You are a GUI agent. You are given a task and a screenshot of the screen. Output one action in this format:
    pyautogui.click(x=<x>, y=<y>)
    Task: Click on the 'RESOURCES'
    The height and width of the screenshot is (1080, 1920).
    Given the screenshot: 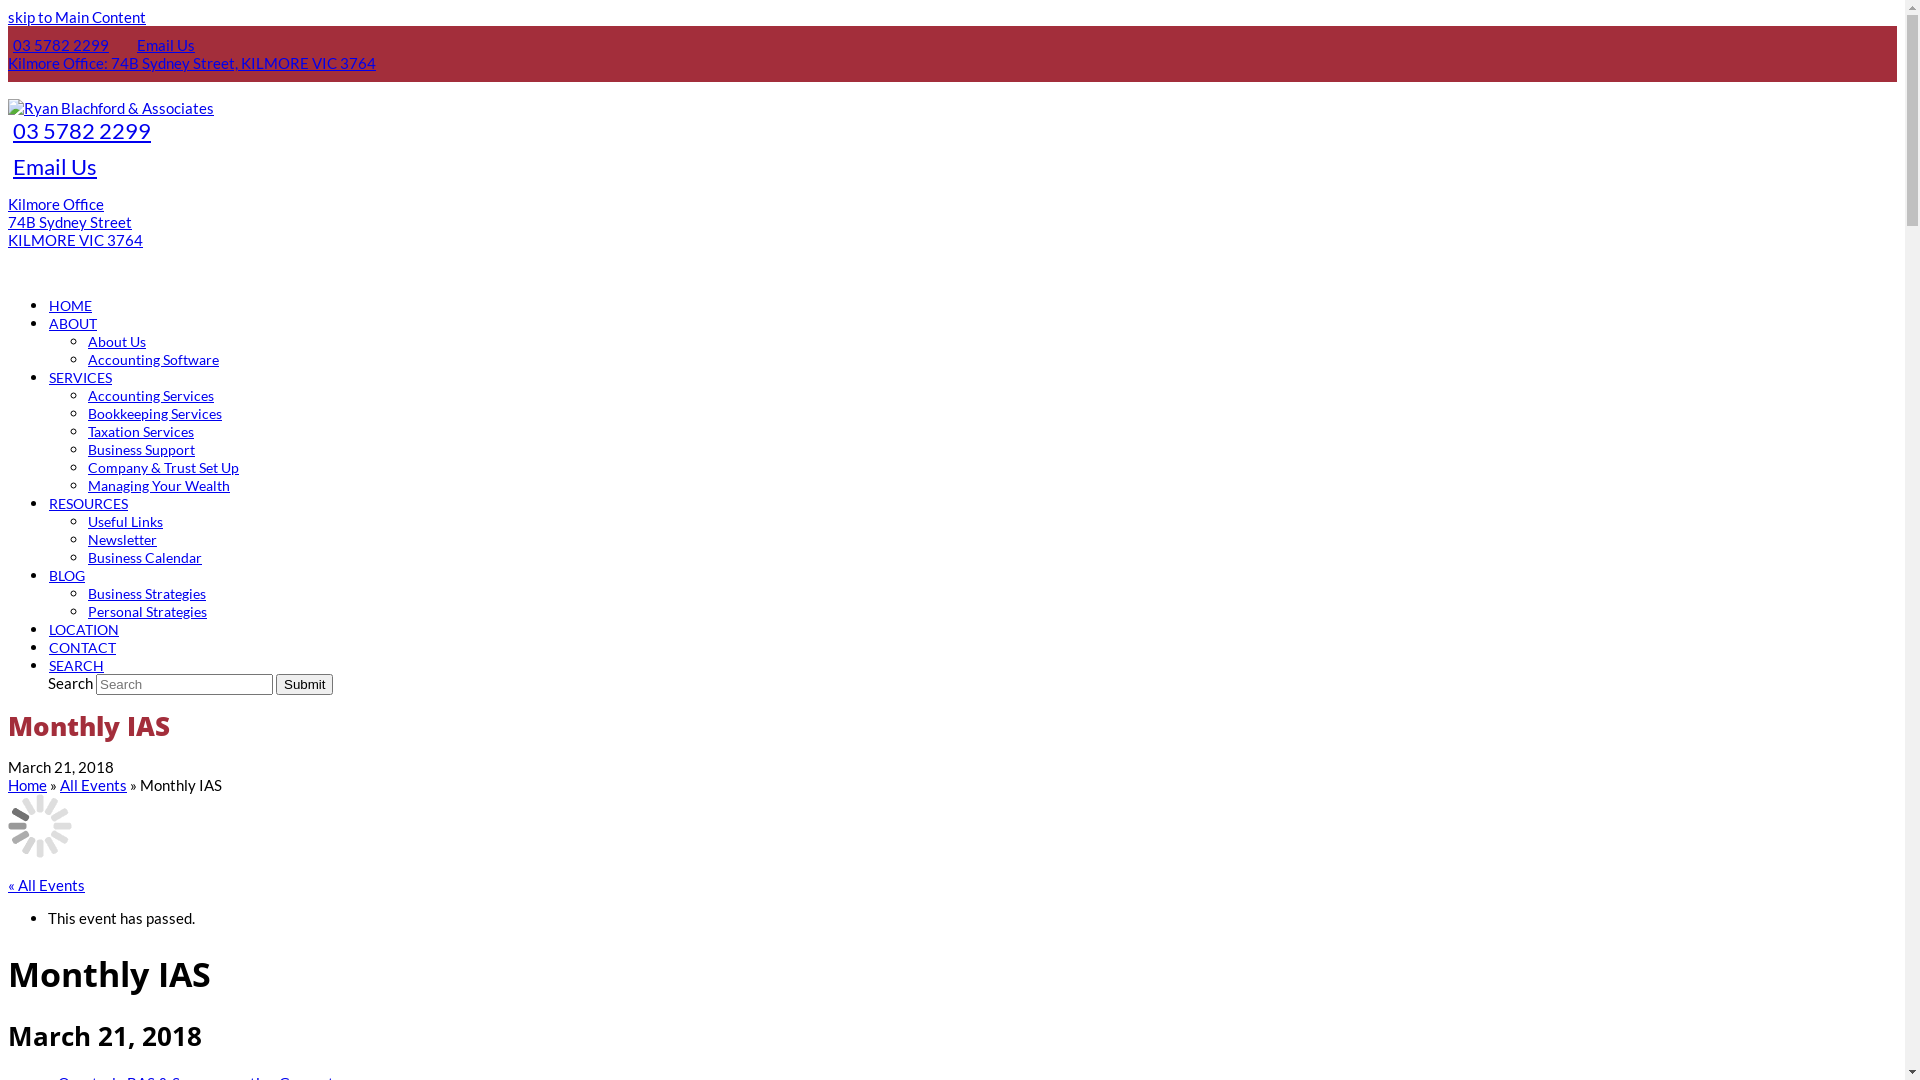 What is the action you would take?
    pyautogui.click(x=87, y=501)
    